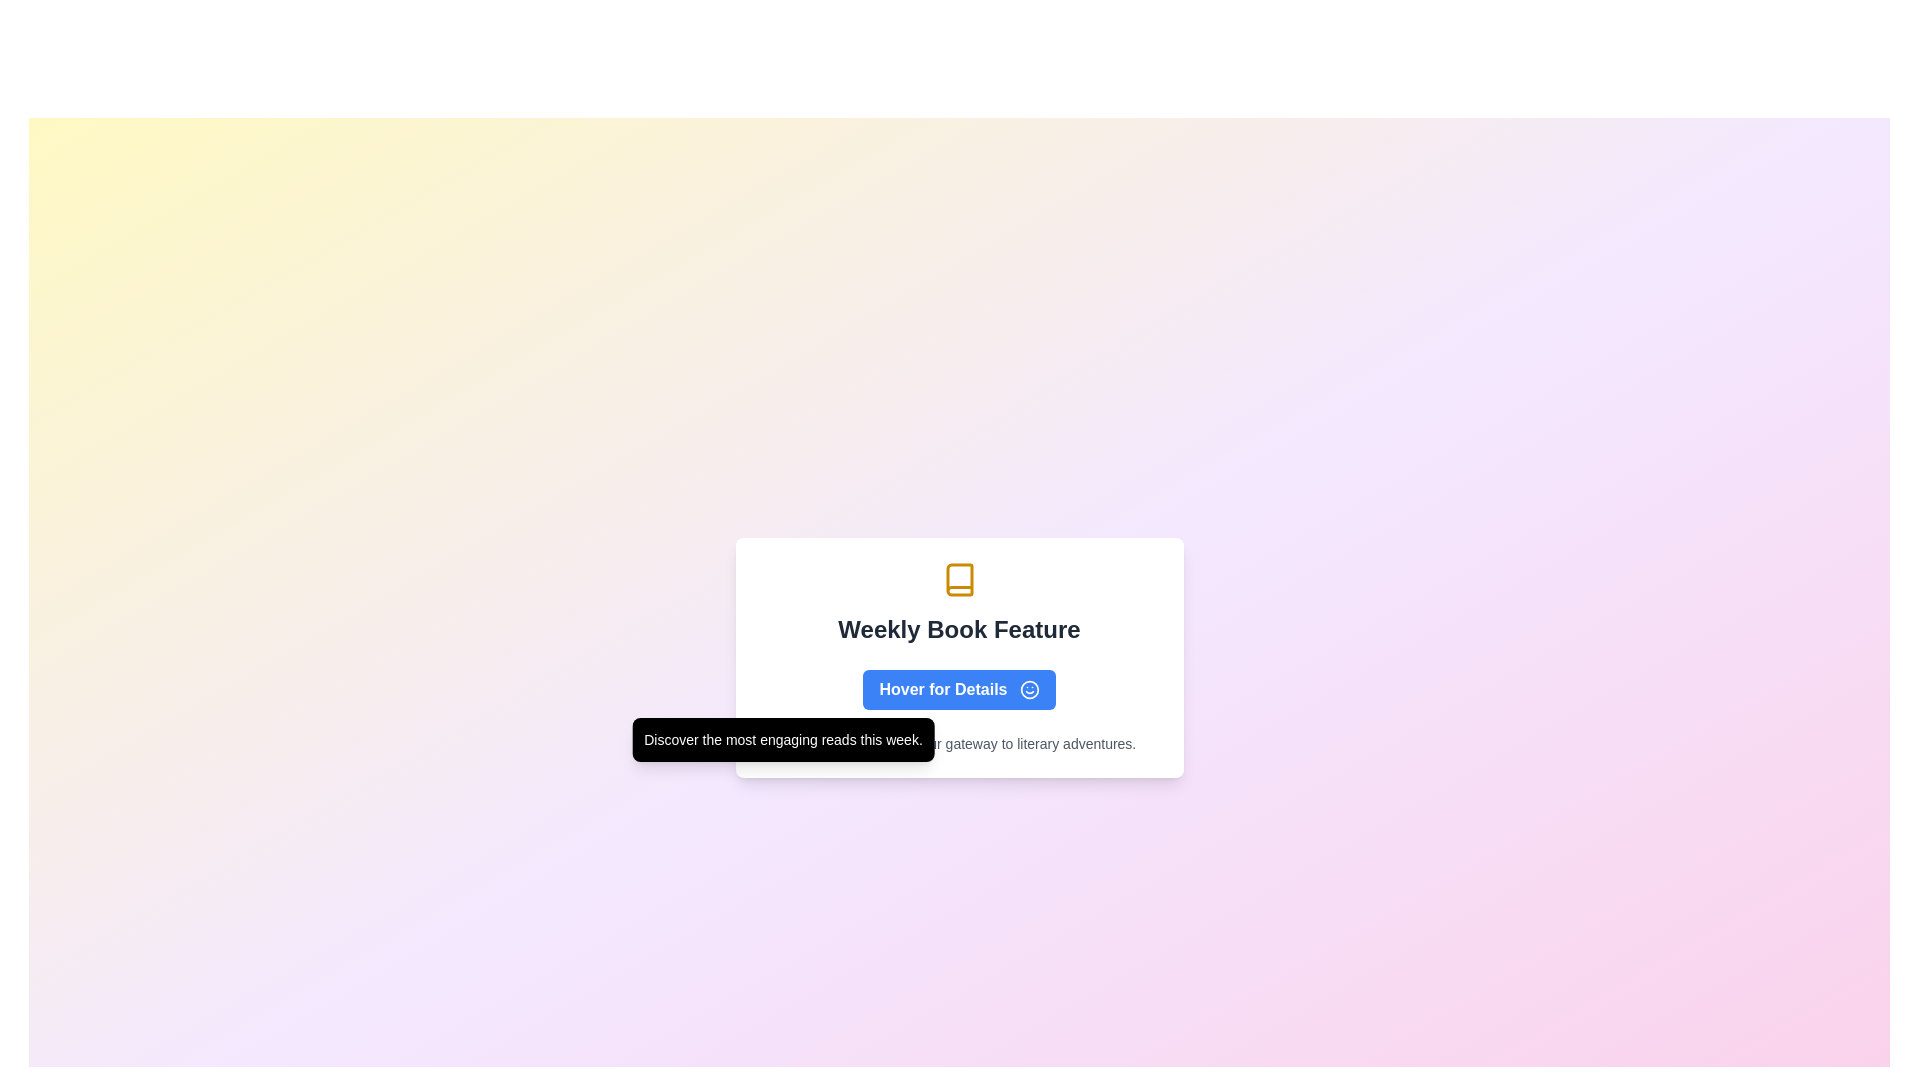 This screenshot has width=1920, height=1080. Describe the element at coordinates (958, 689) in the screenshot. I see `the button located in the center lower portion of the 'Weekly Book Feature' card` at that location.